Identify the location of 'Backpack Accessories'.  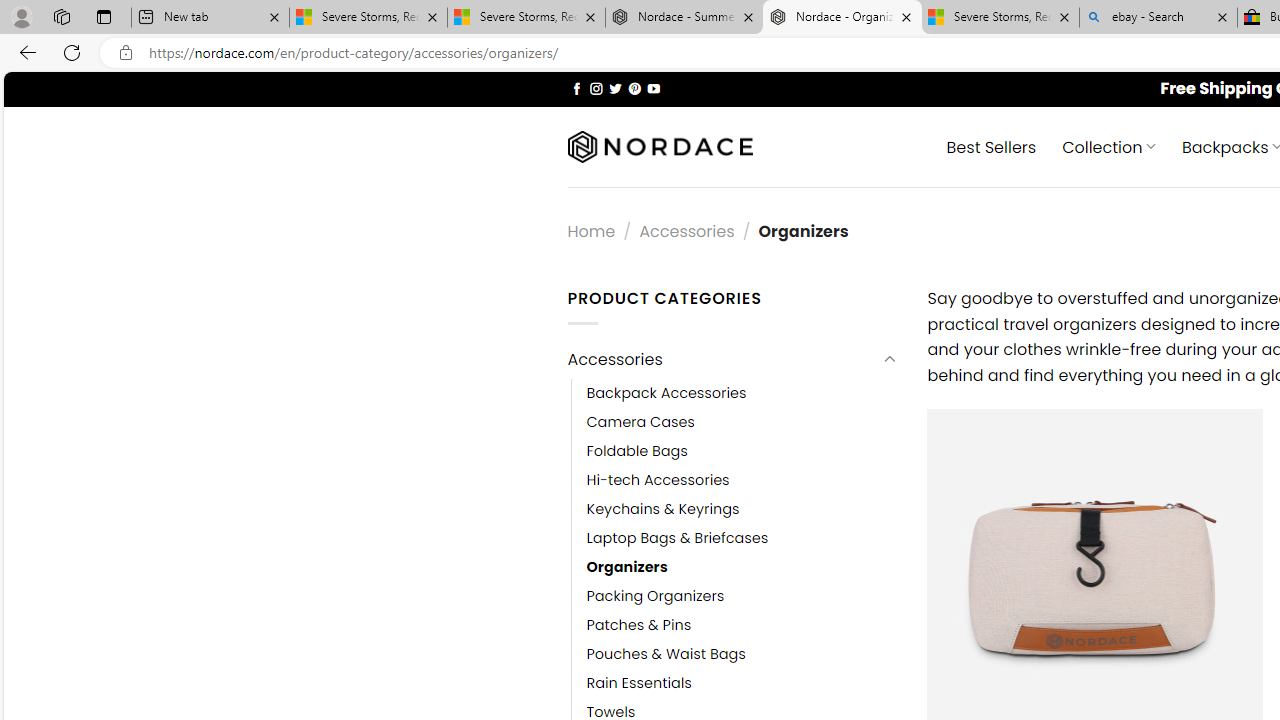
(741, 393).